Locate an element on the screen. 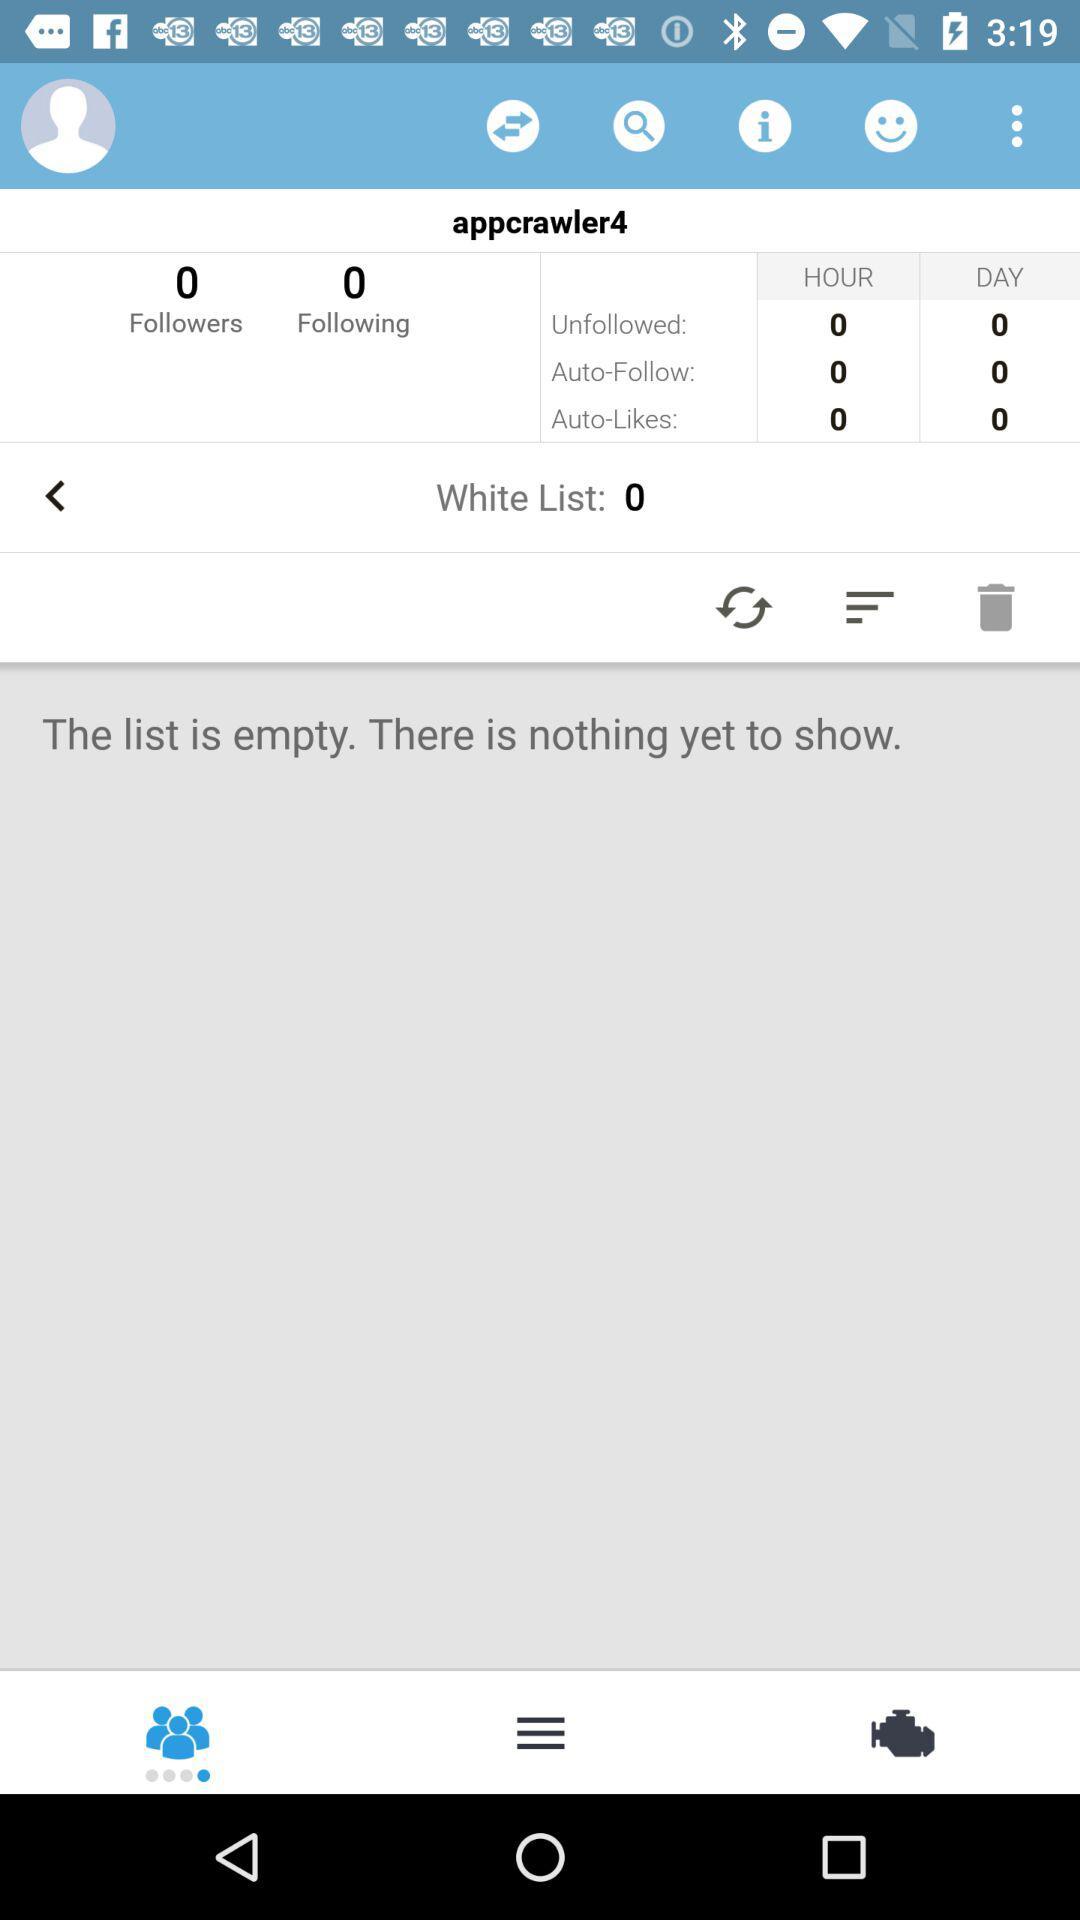 The width and height of the screenshot is (1080, 1920). the filter_list icon is located at coordinates (869, 606).